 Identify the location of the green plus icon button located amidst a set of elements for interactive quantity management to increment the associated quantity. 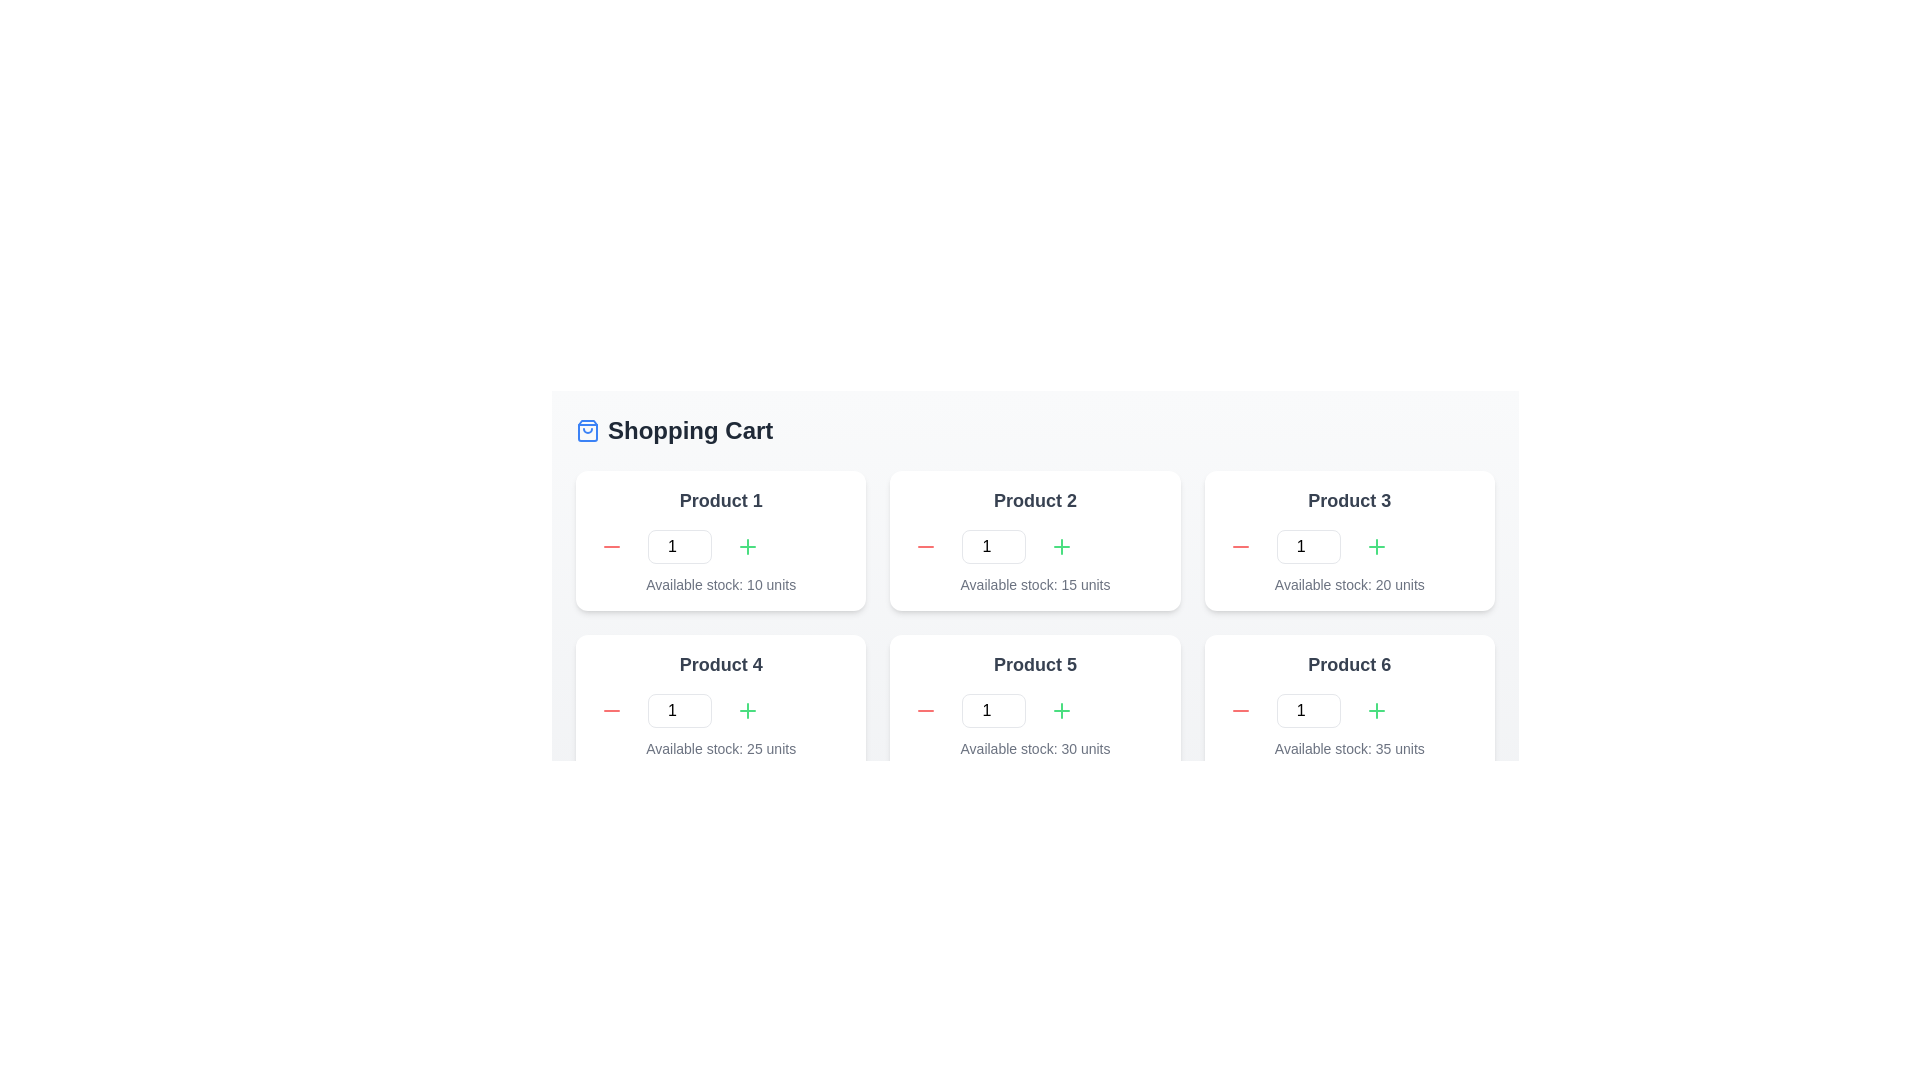
(747, 709).